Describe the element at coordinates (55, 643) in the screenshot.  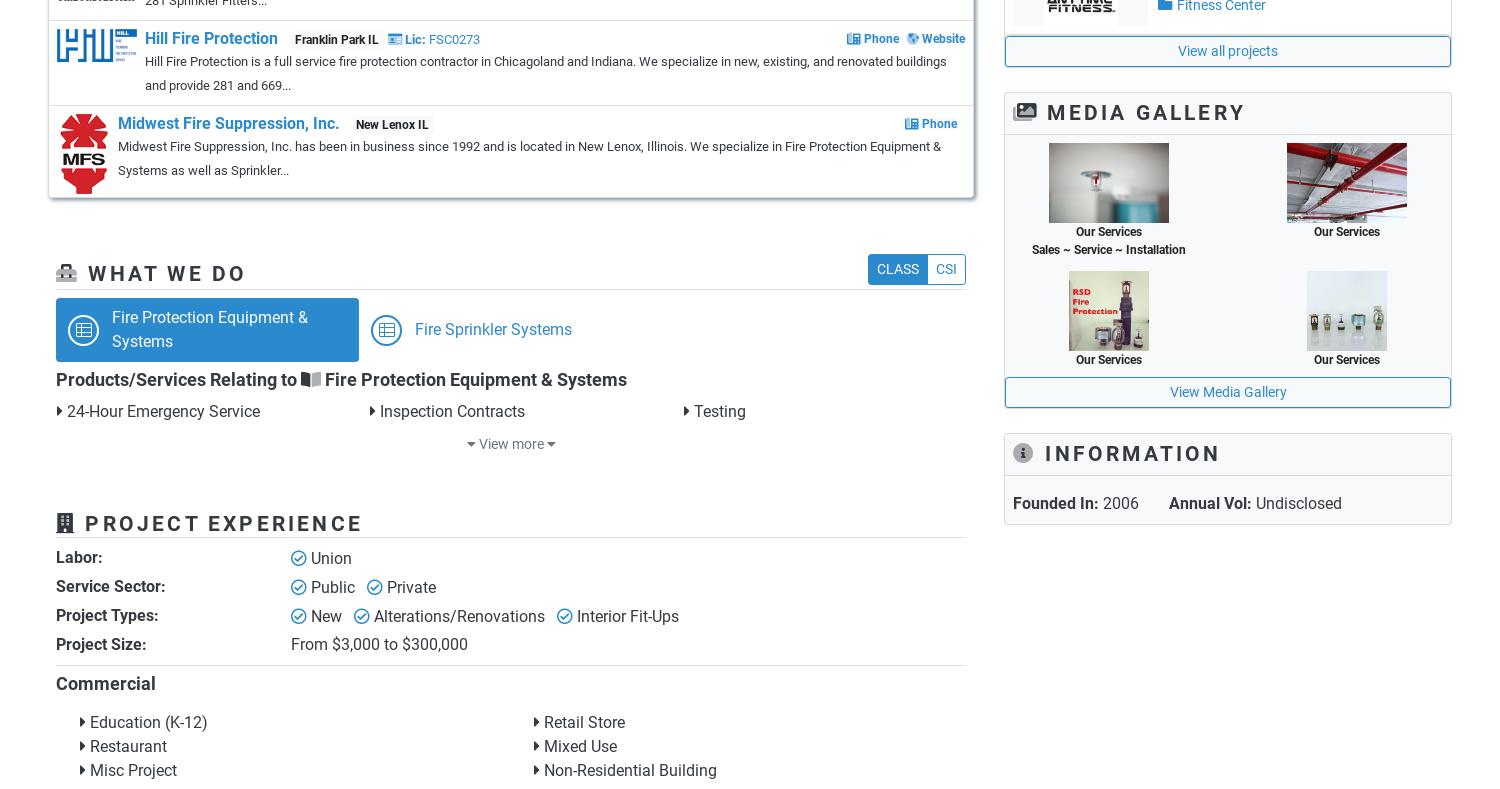
I see `'Project Size:'` at that location.